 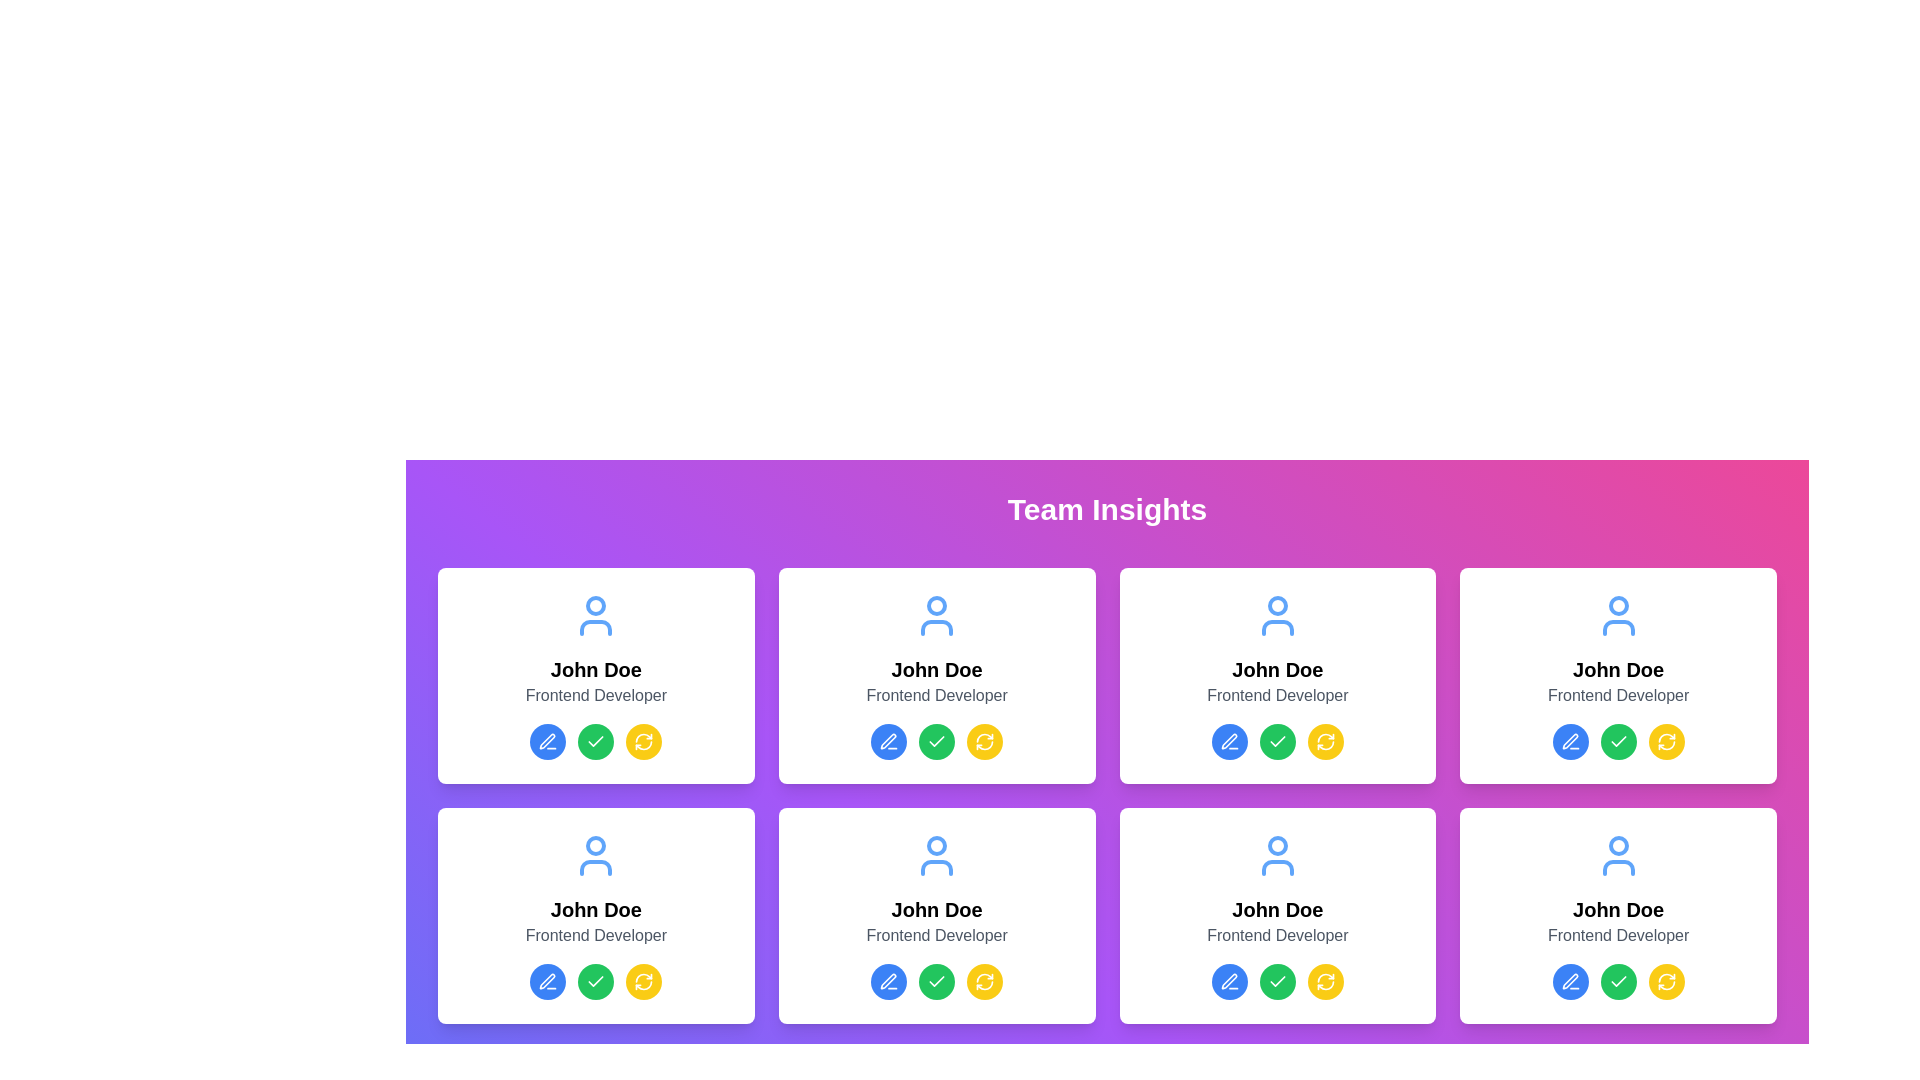 What do you see at coordinates (1666, 741) in the screenshot?
I see `the circular yellow button with a white arrow refresh icon located at the bottom-right corner of the card` at bounding box center [1666, 741].